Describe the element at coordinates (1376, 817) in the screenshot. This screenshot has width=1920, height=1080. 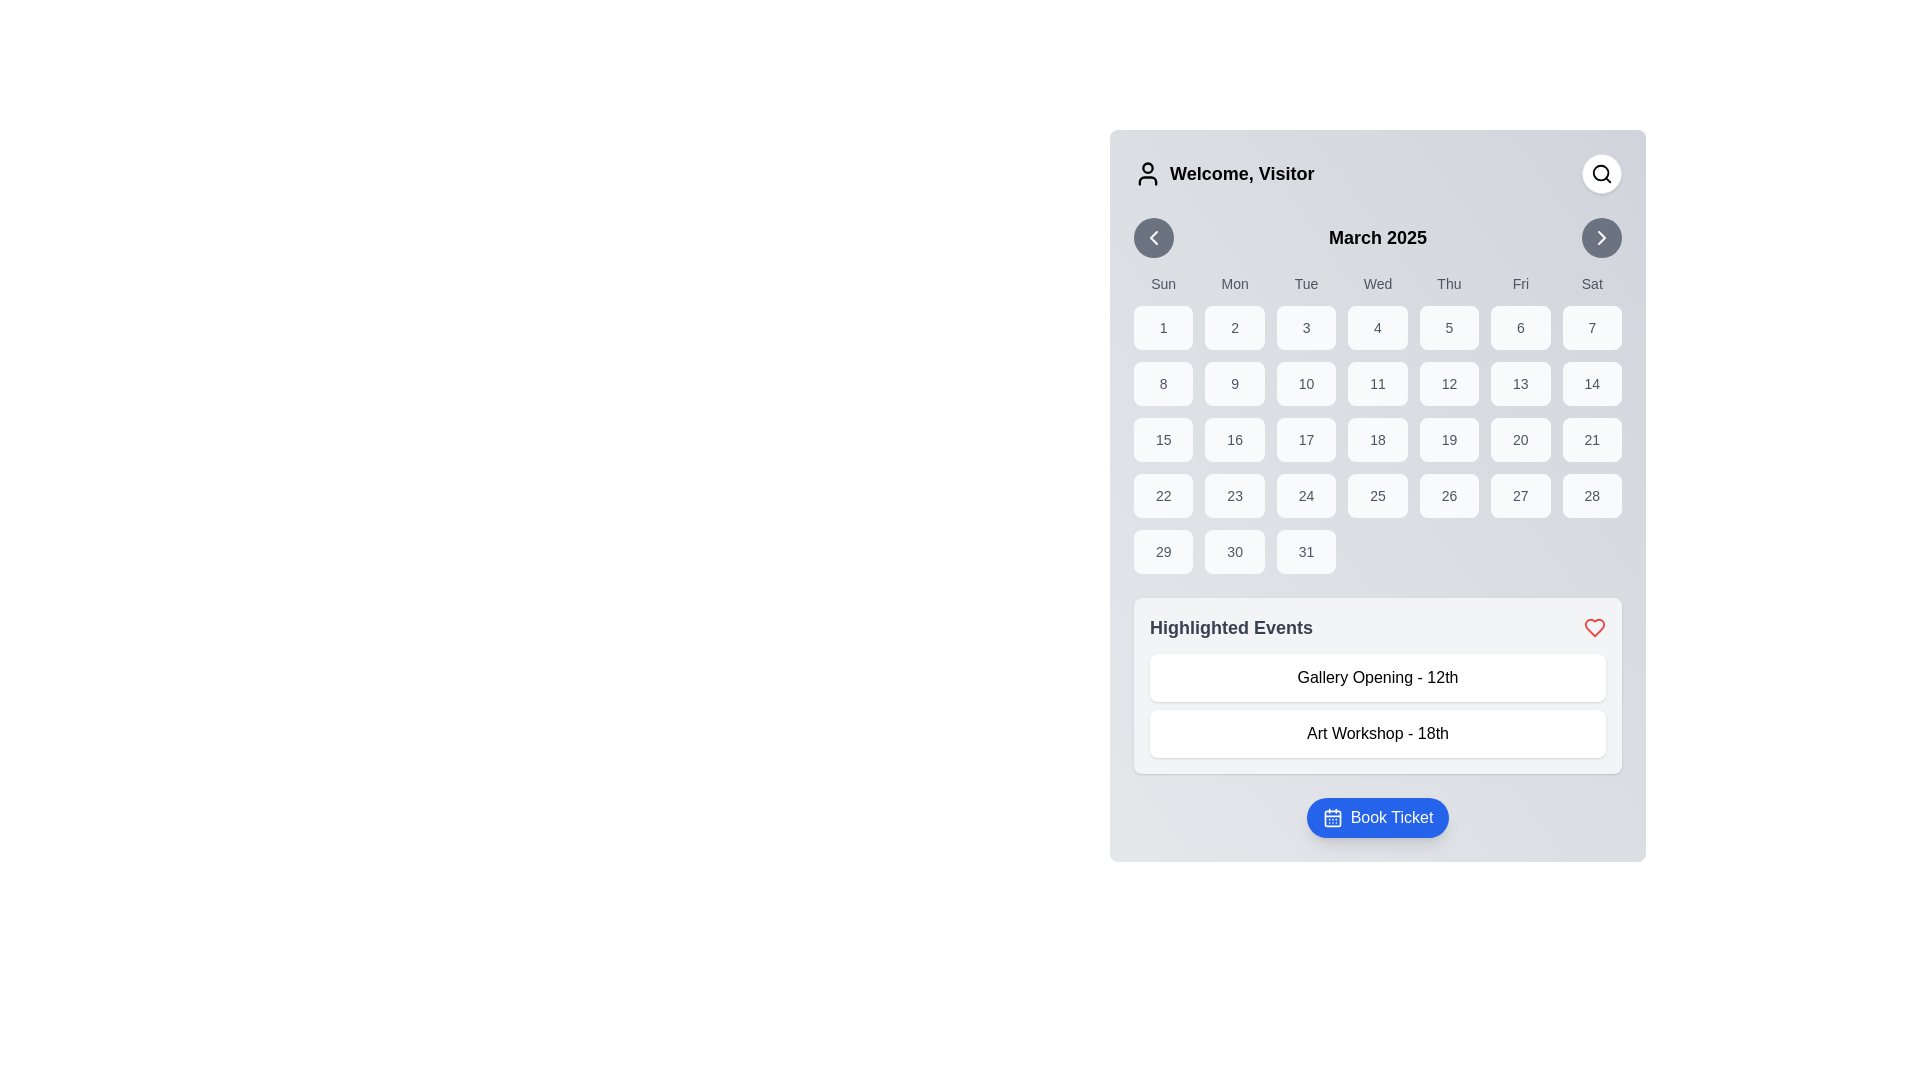
I see `the button labeled 'Book Ticket' with a blue background and a calendar icon, located below the 'Highlighted Events' section` at that location.